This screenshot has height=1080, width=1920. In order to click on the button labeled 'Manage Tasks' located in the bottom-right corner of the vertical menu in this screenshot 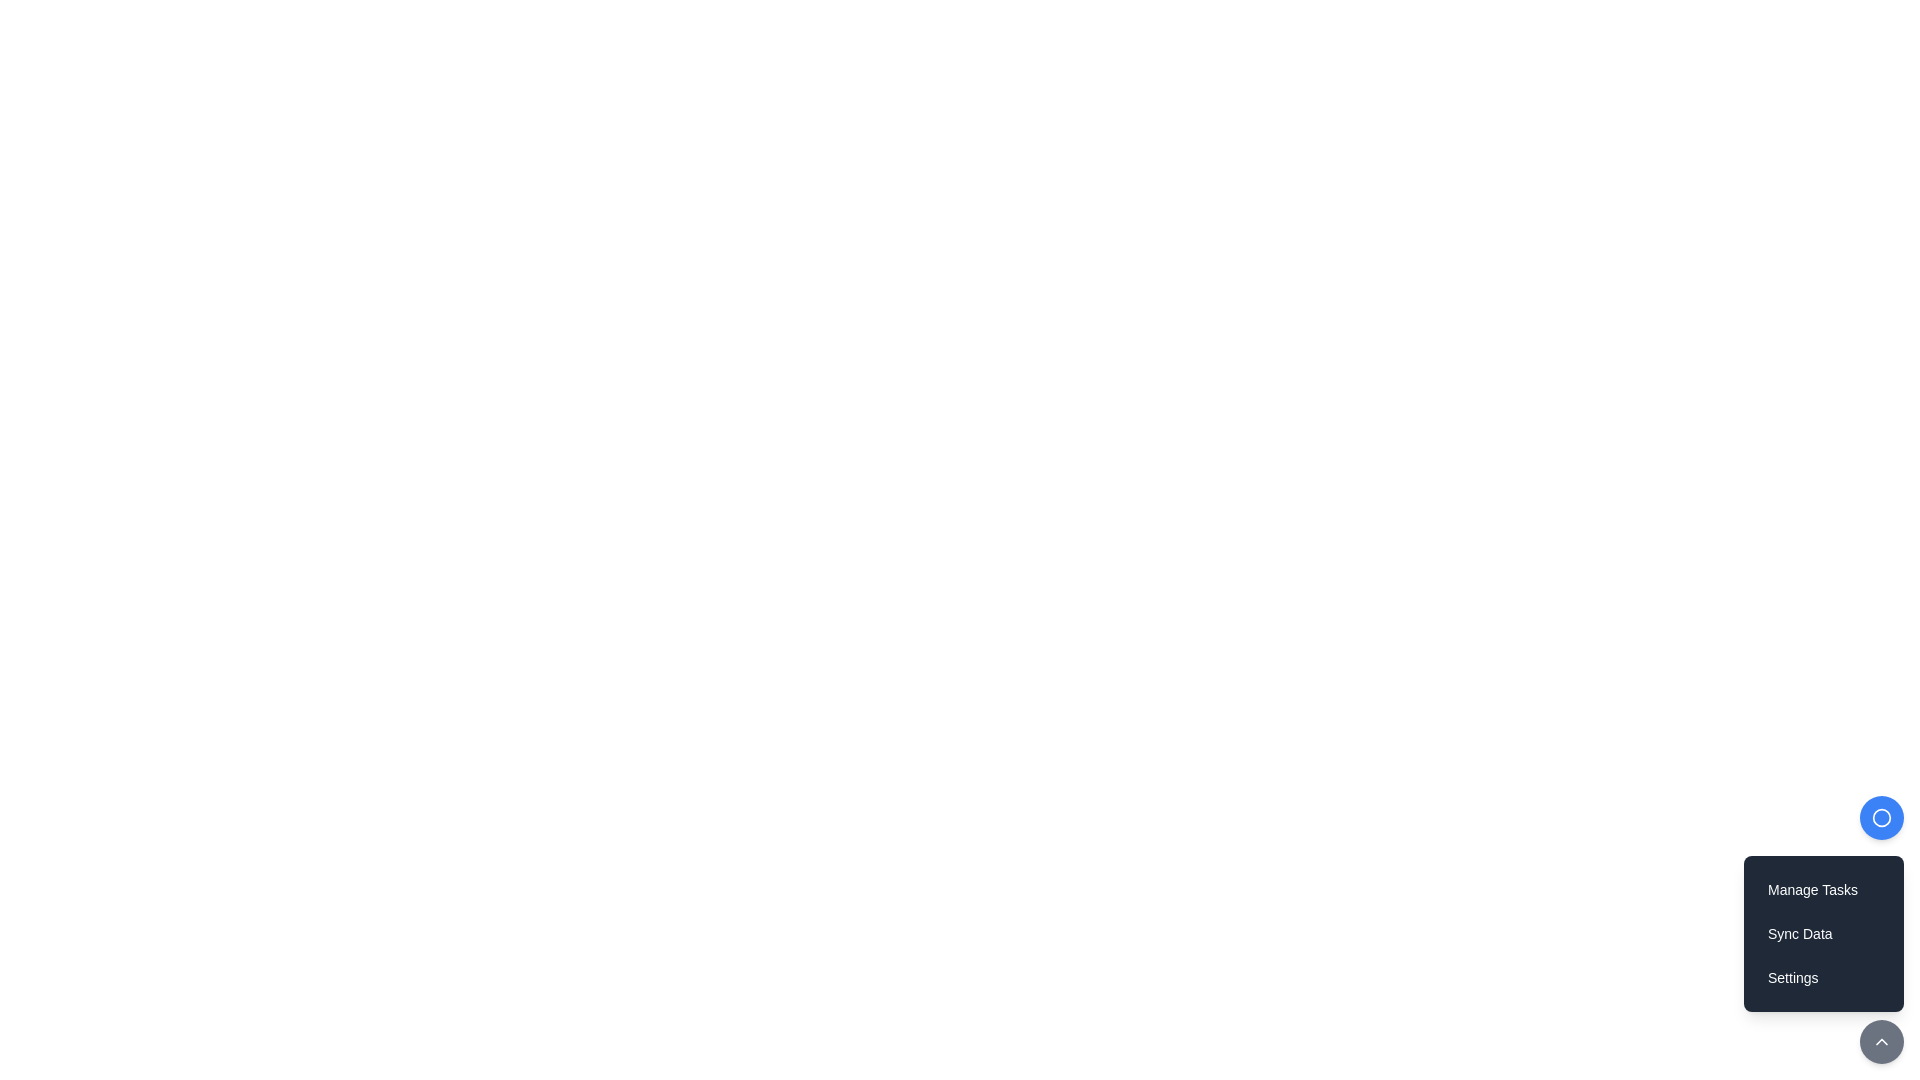, I will do `click(1824, 889)`.